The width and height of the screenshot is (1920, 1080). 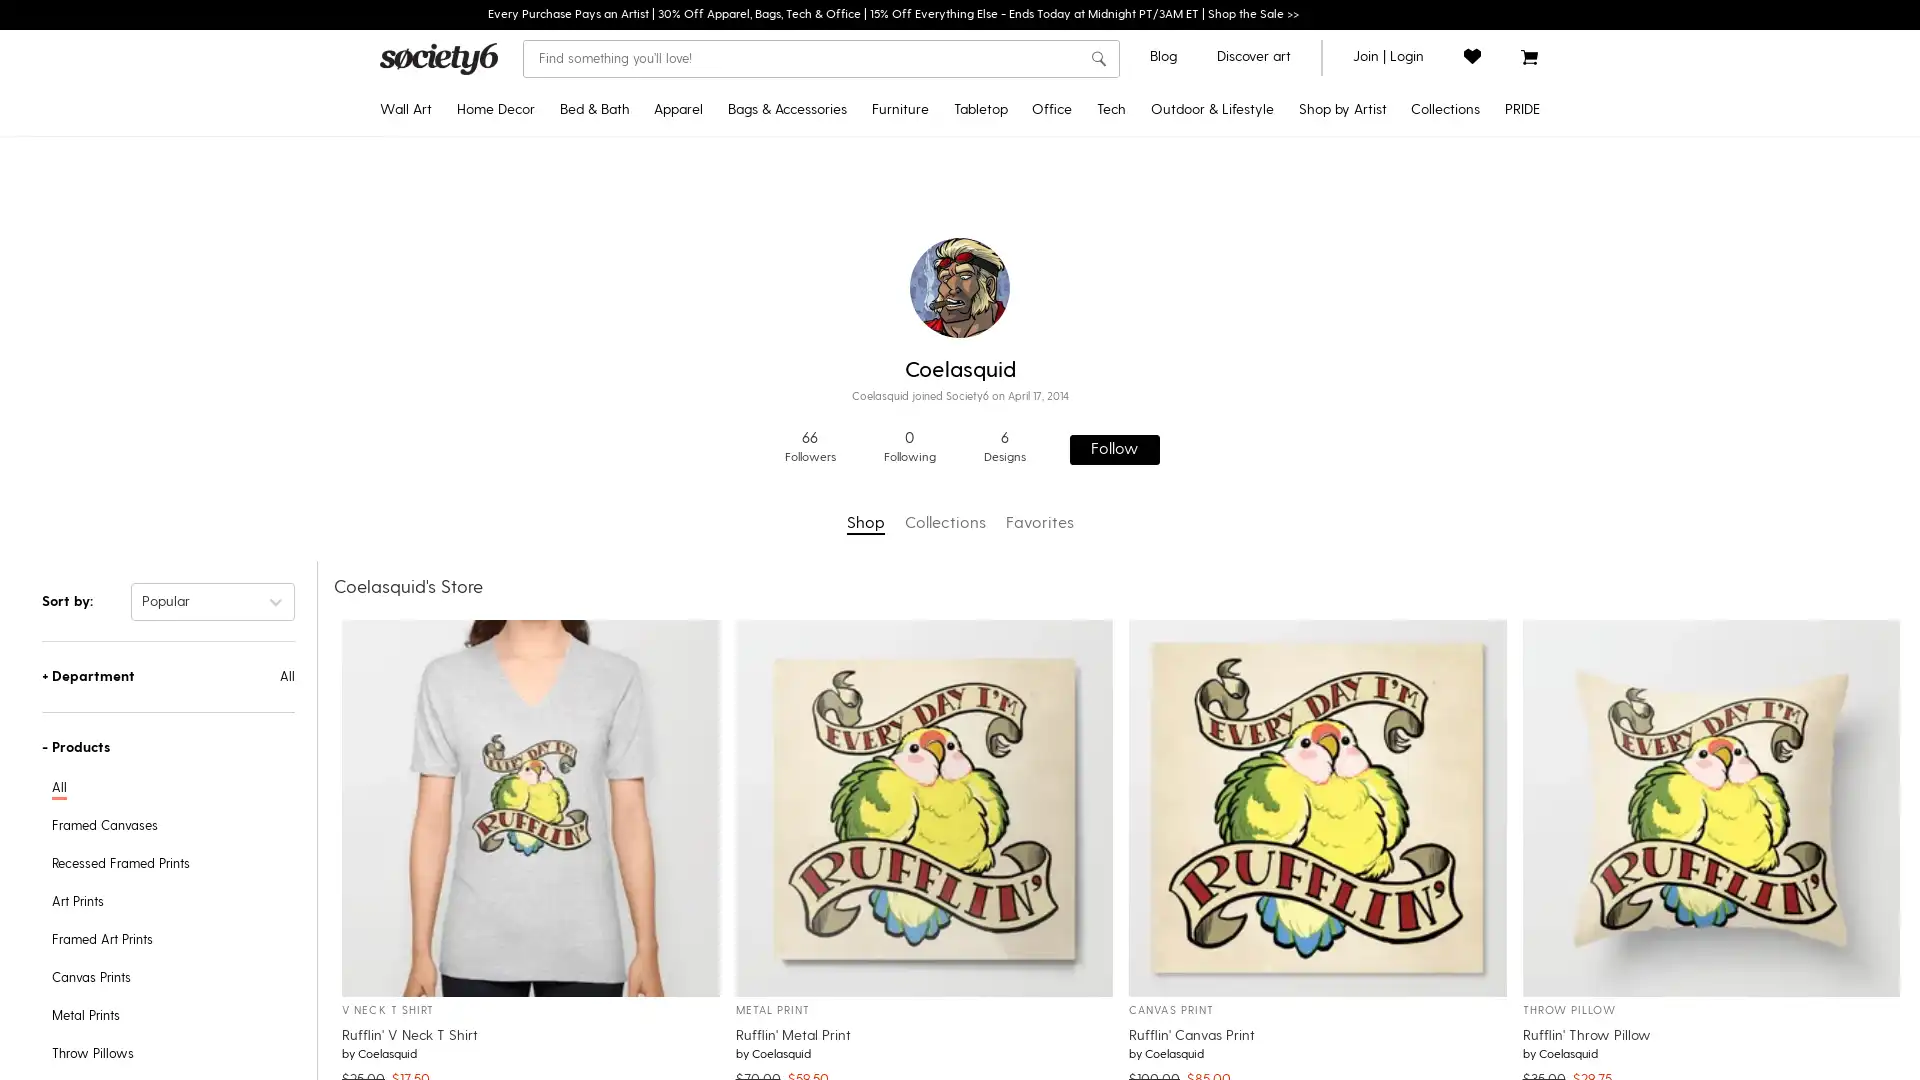 I want to click on Follow, so click(x=1112, y=447).